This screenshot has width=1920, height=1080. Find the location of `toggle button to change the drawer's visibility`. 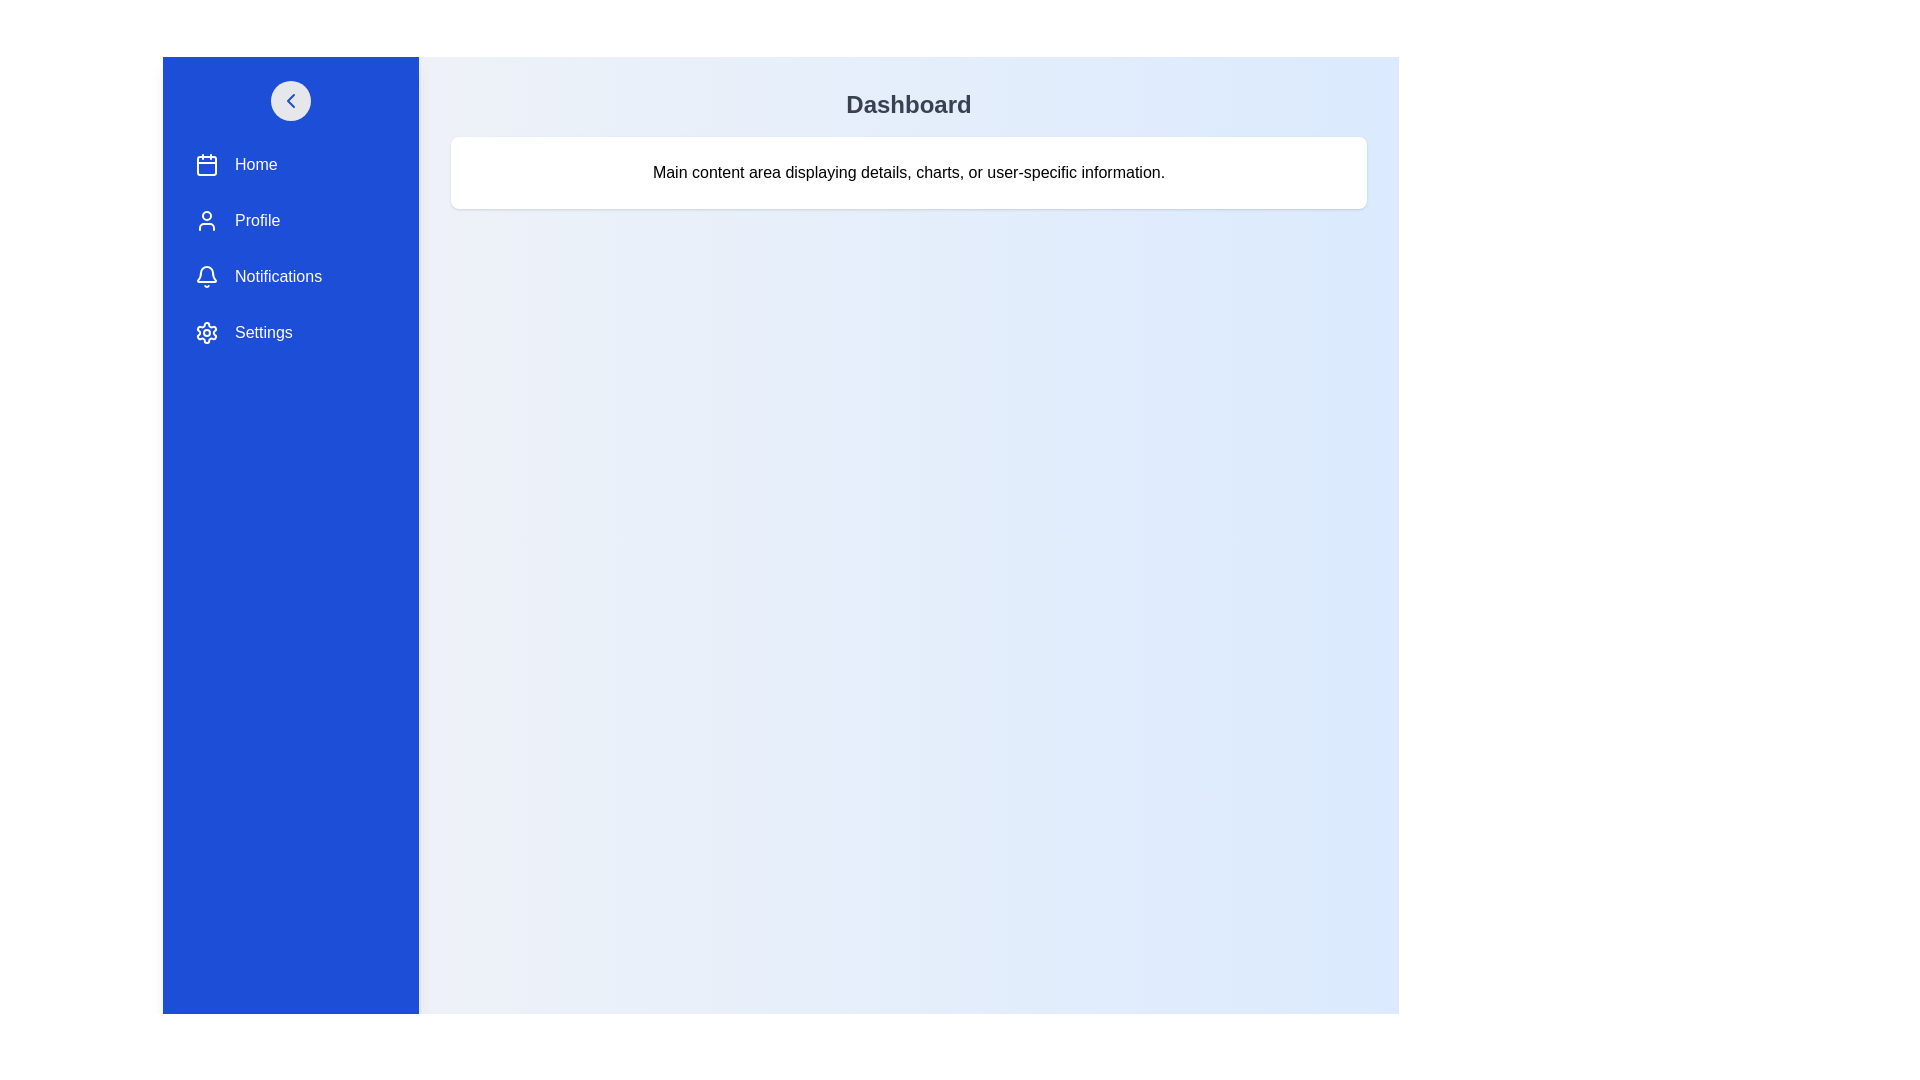

toggle button to change the drawer's visibility is located at coordinates (290, 100).